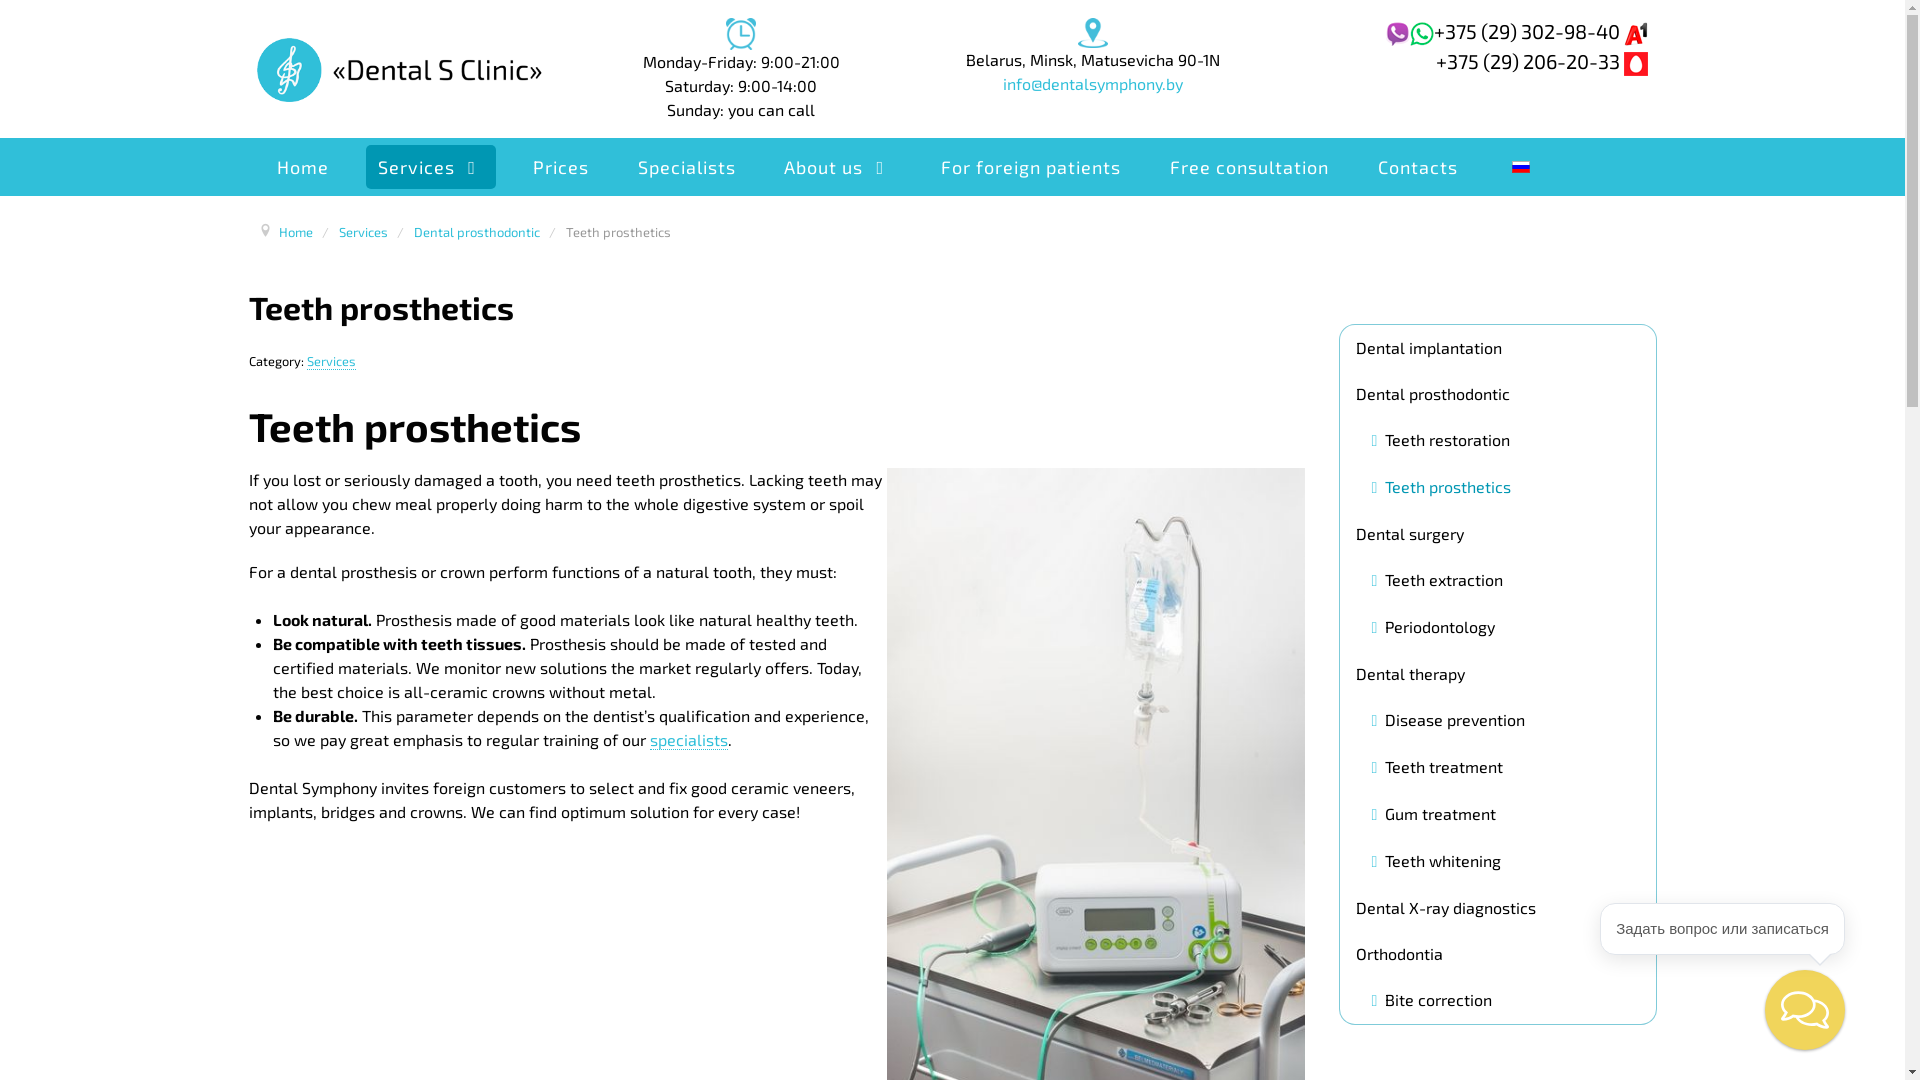 This screenshot has width=1920, height=1080. What do you see at coordinates (1248, 165) in the screenshot?
I see `'Free consultation'` at bounding box center [1248, 165].